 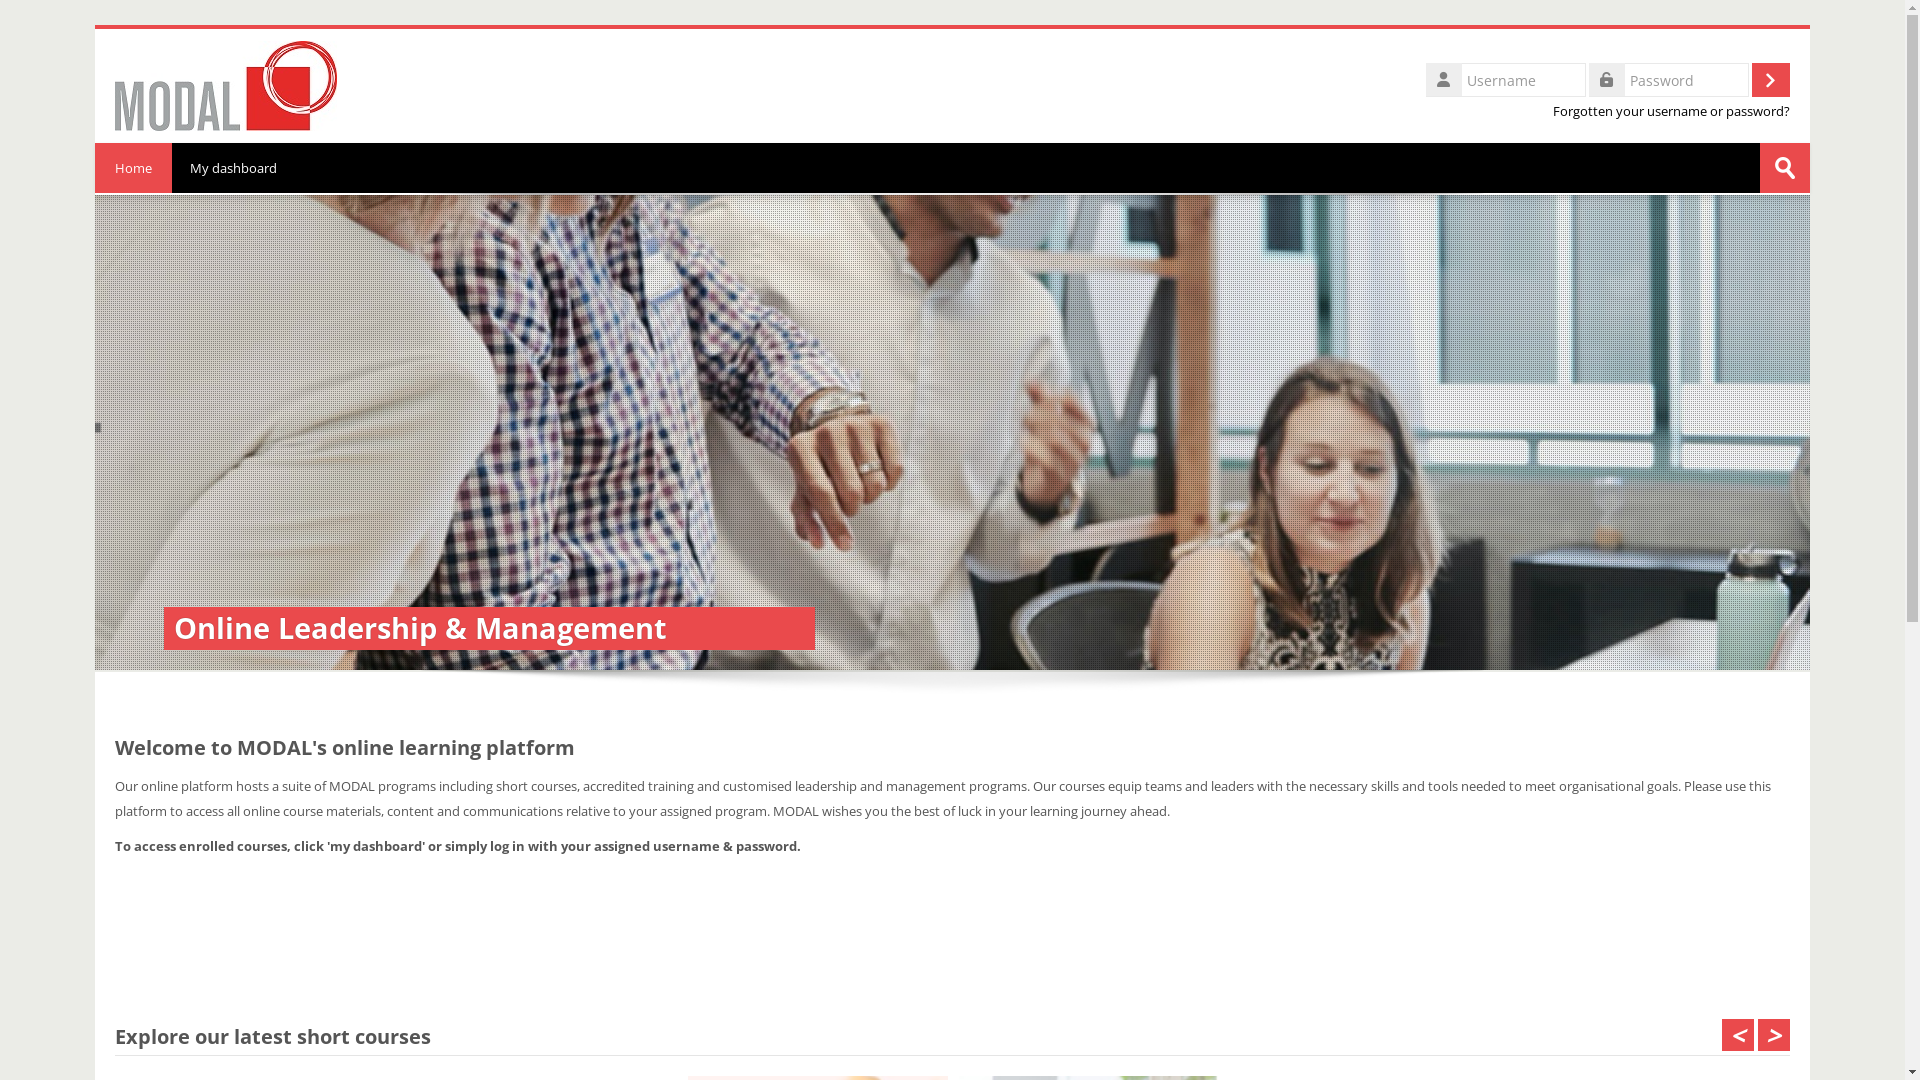 I want to click on 'Submit', so click(x=1785, y=167).